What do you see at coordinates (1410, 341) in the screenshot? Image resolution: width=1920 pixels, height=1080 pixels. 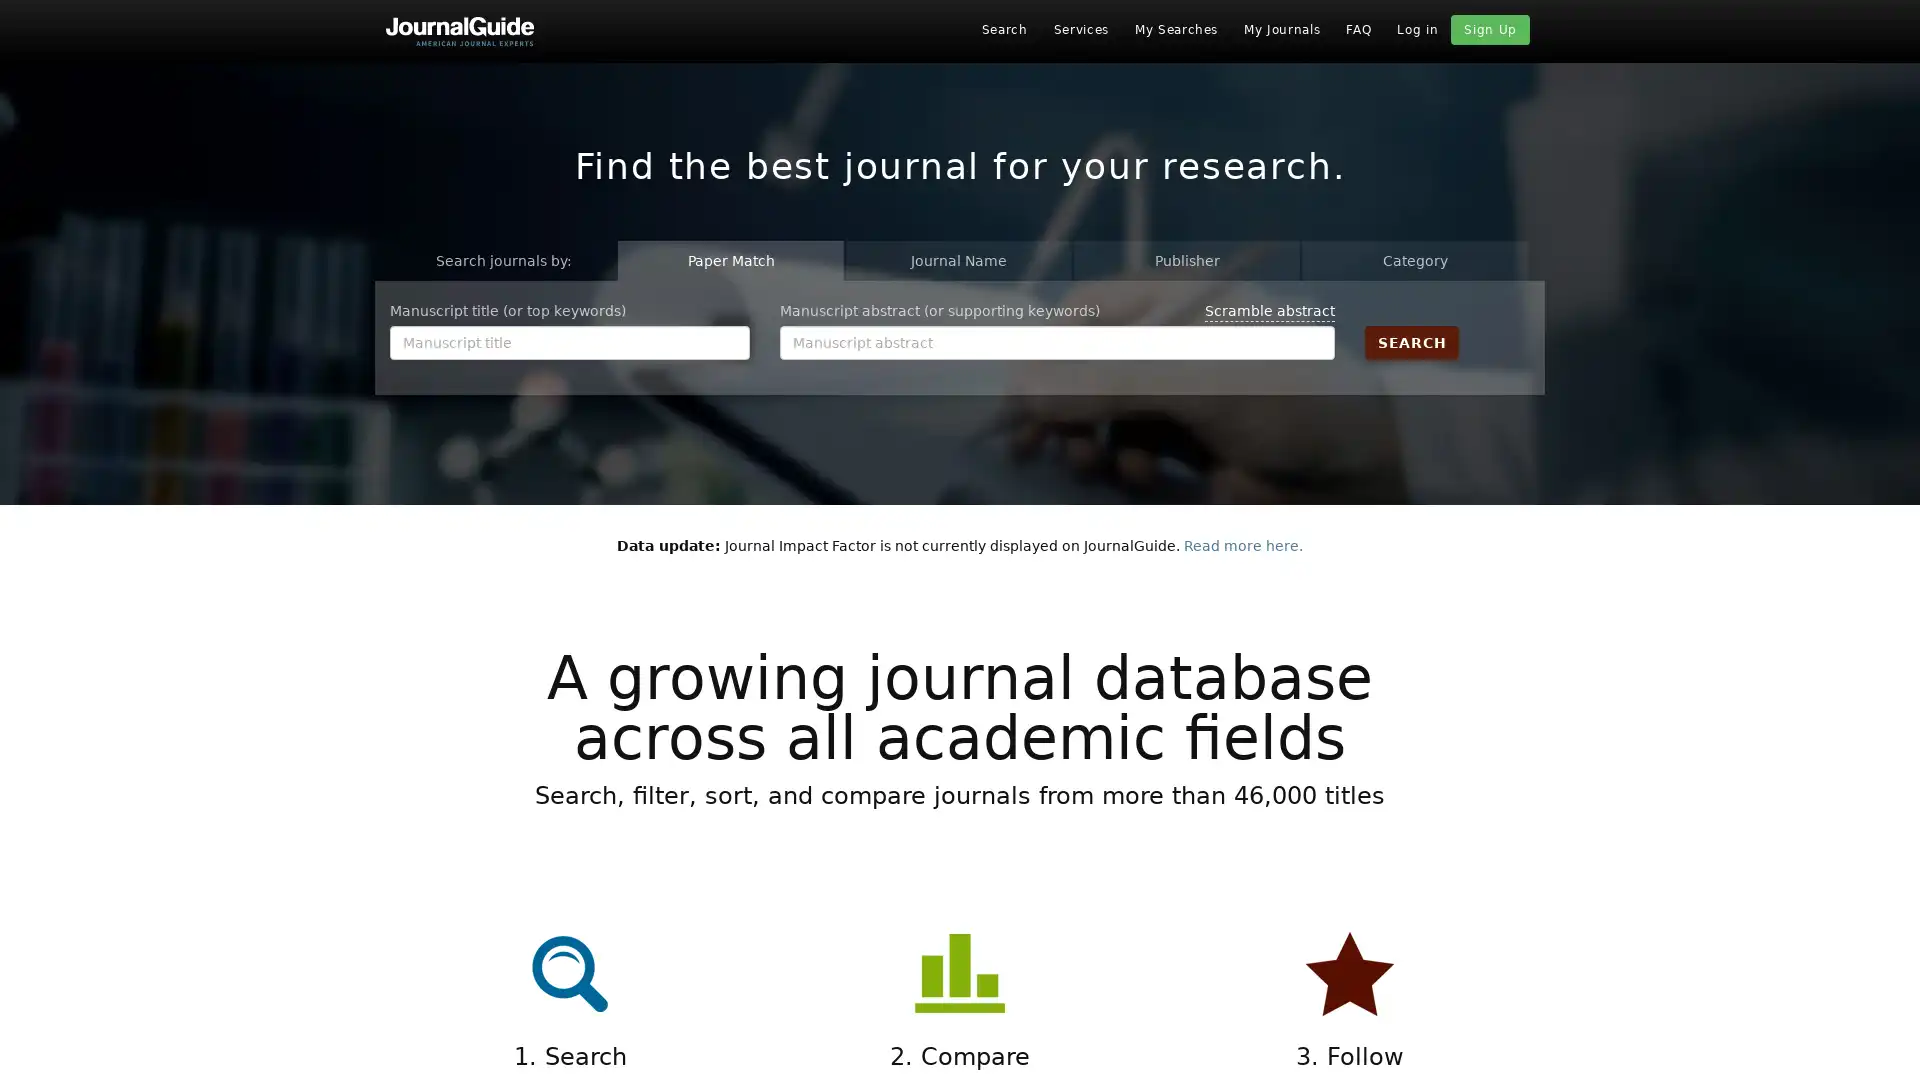 I see `SEARCH` at bounding box center [1410, 341].